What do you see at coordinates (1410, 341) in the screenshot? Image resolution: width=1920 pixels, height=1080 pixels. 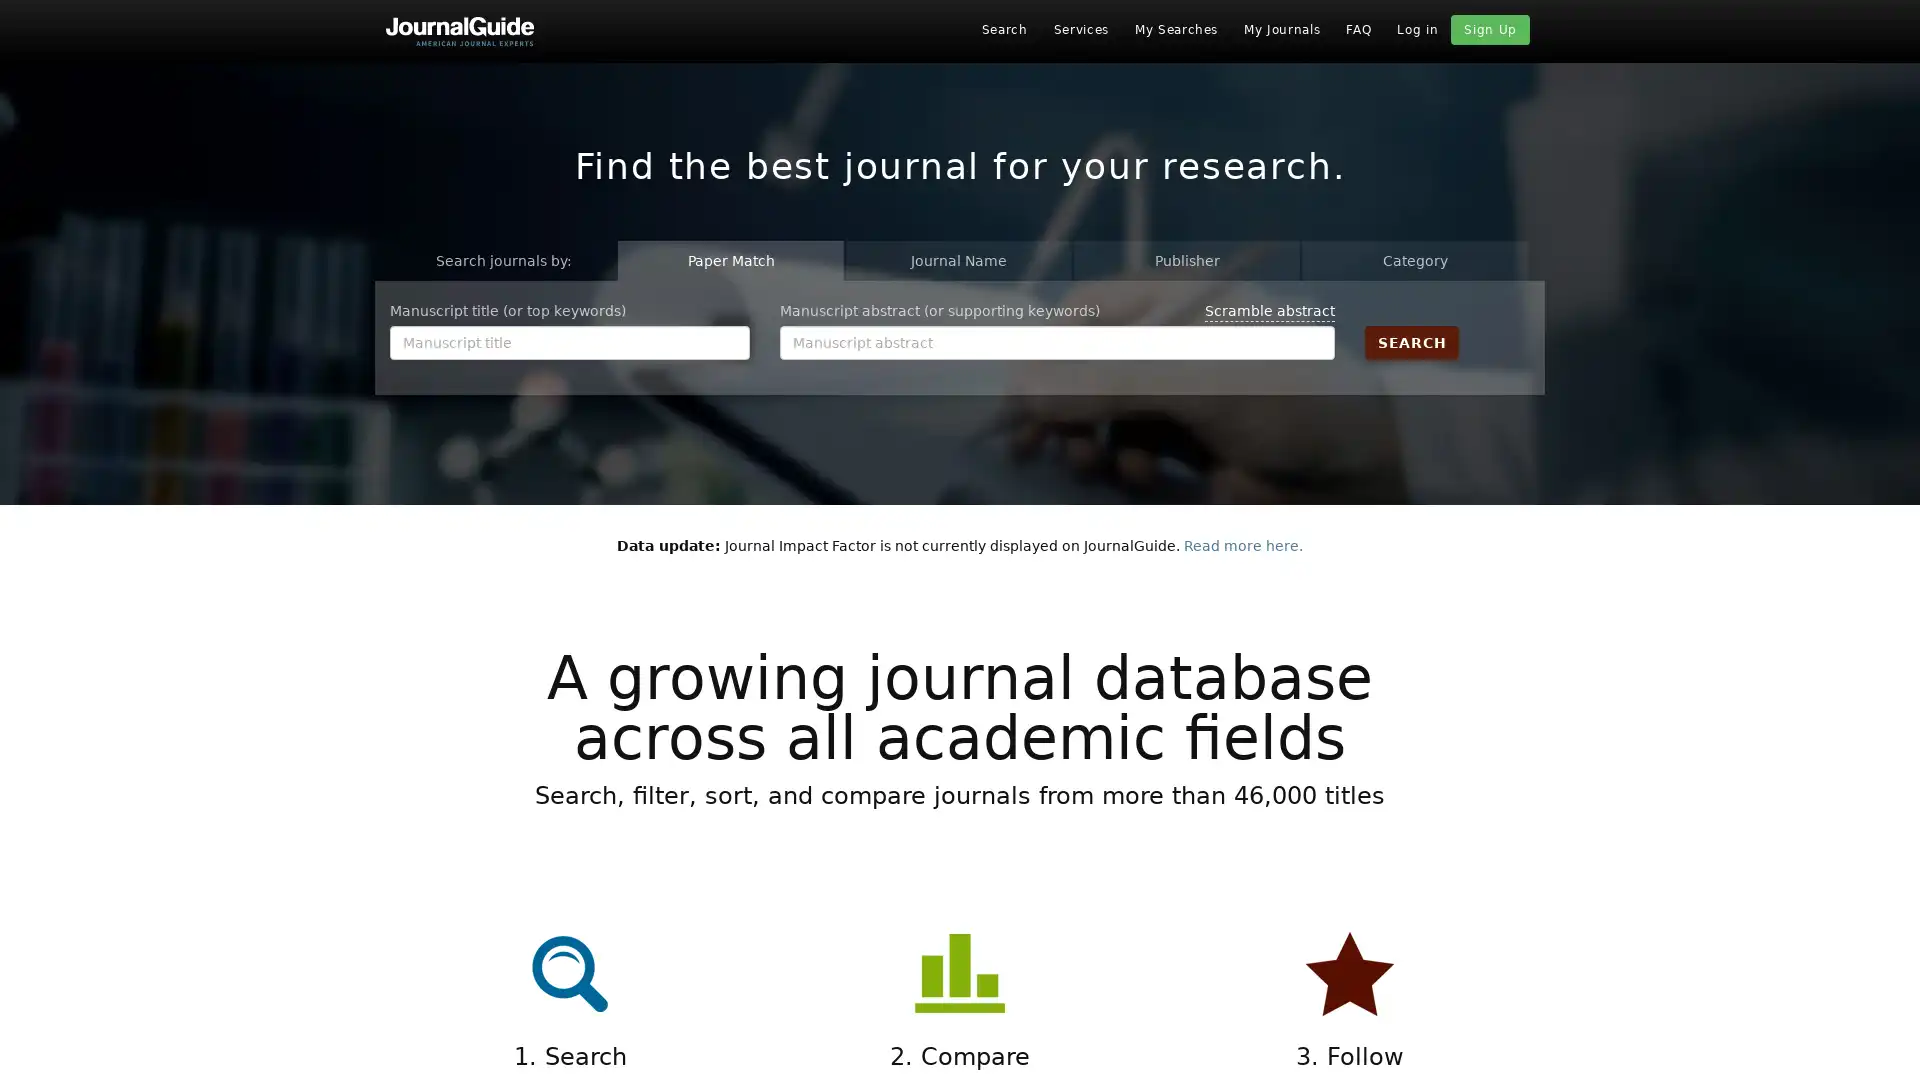 I see `SEARCH` at bounding box center [1410, 341].